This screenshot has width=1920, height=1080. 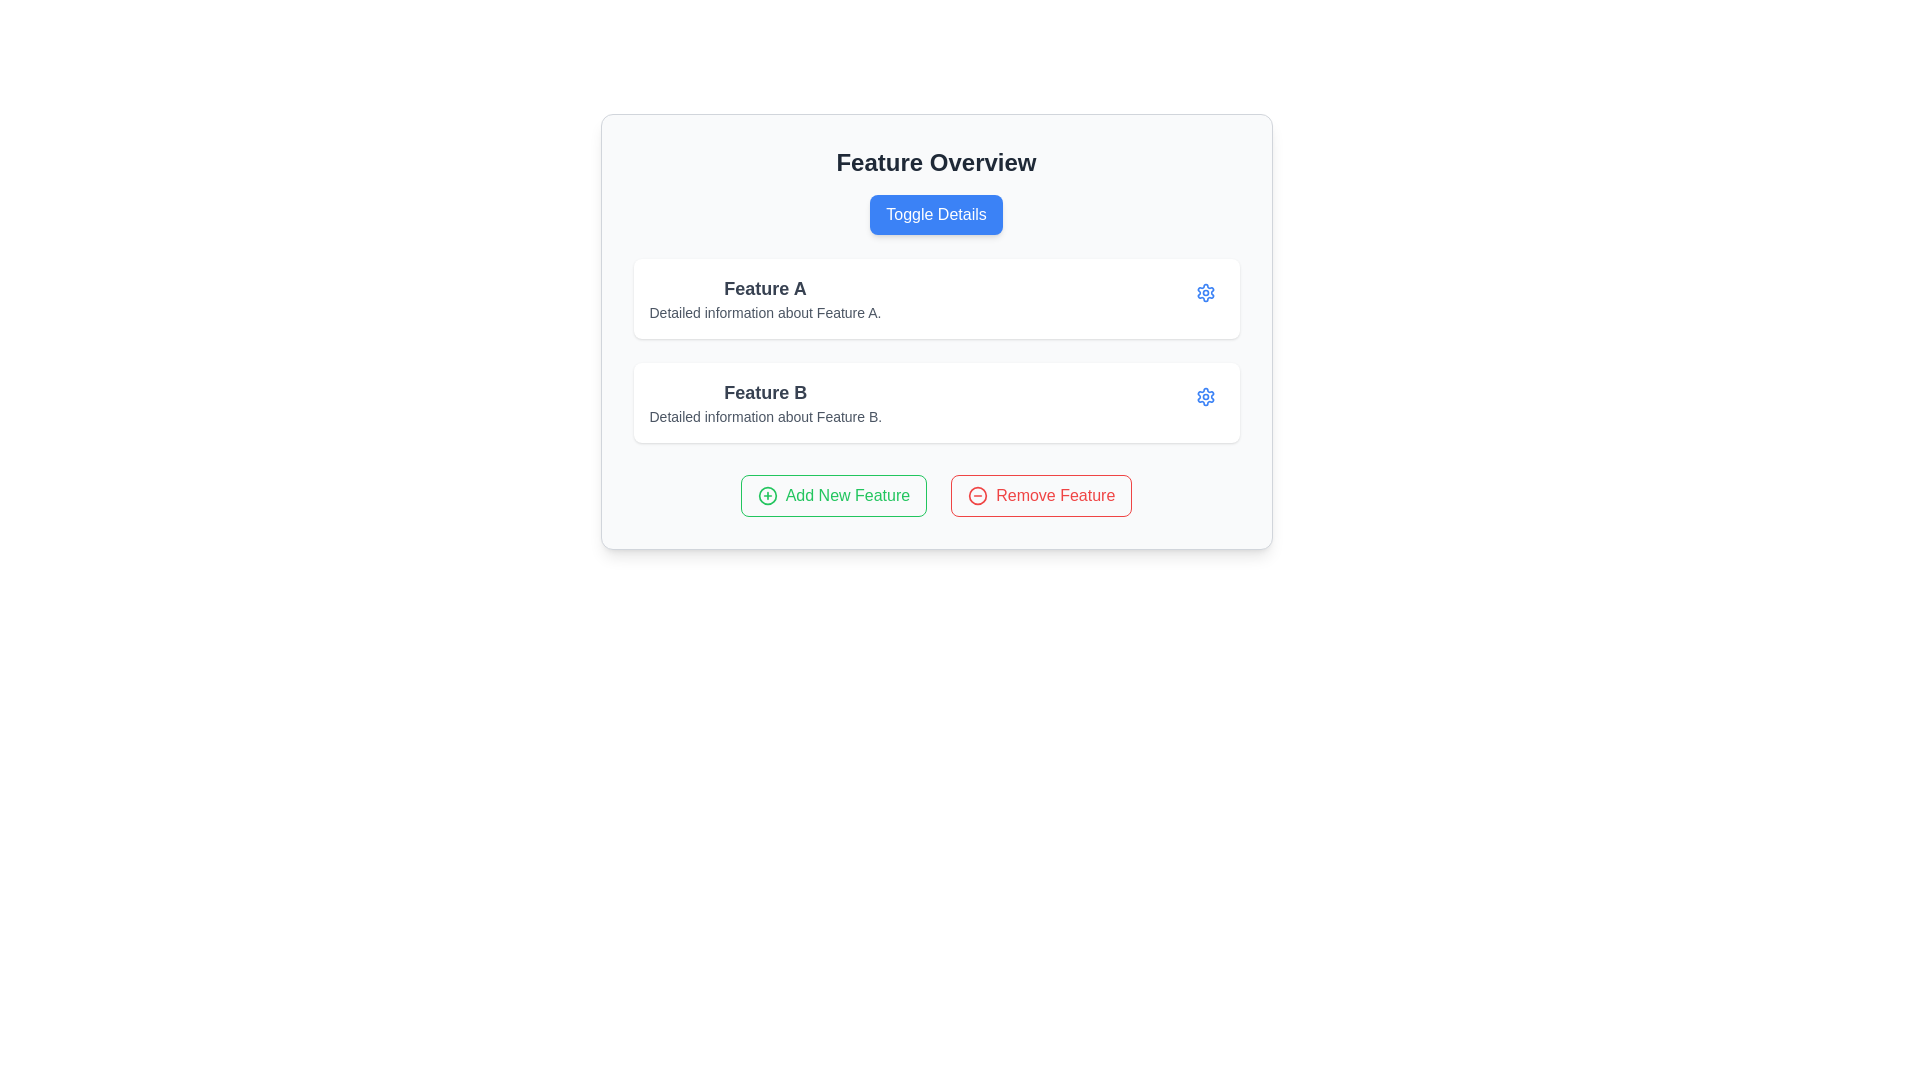 What do you see at coordinates (1204, 397) in the screenshot?
I see `the blue gear-shaped icon with intricate spokes located on the right-hand side of the 'Feature A' row` at bounding box center [1204, 397].